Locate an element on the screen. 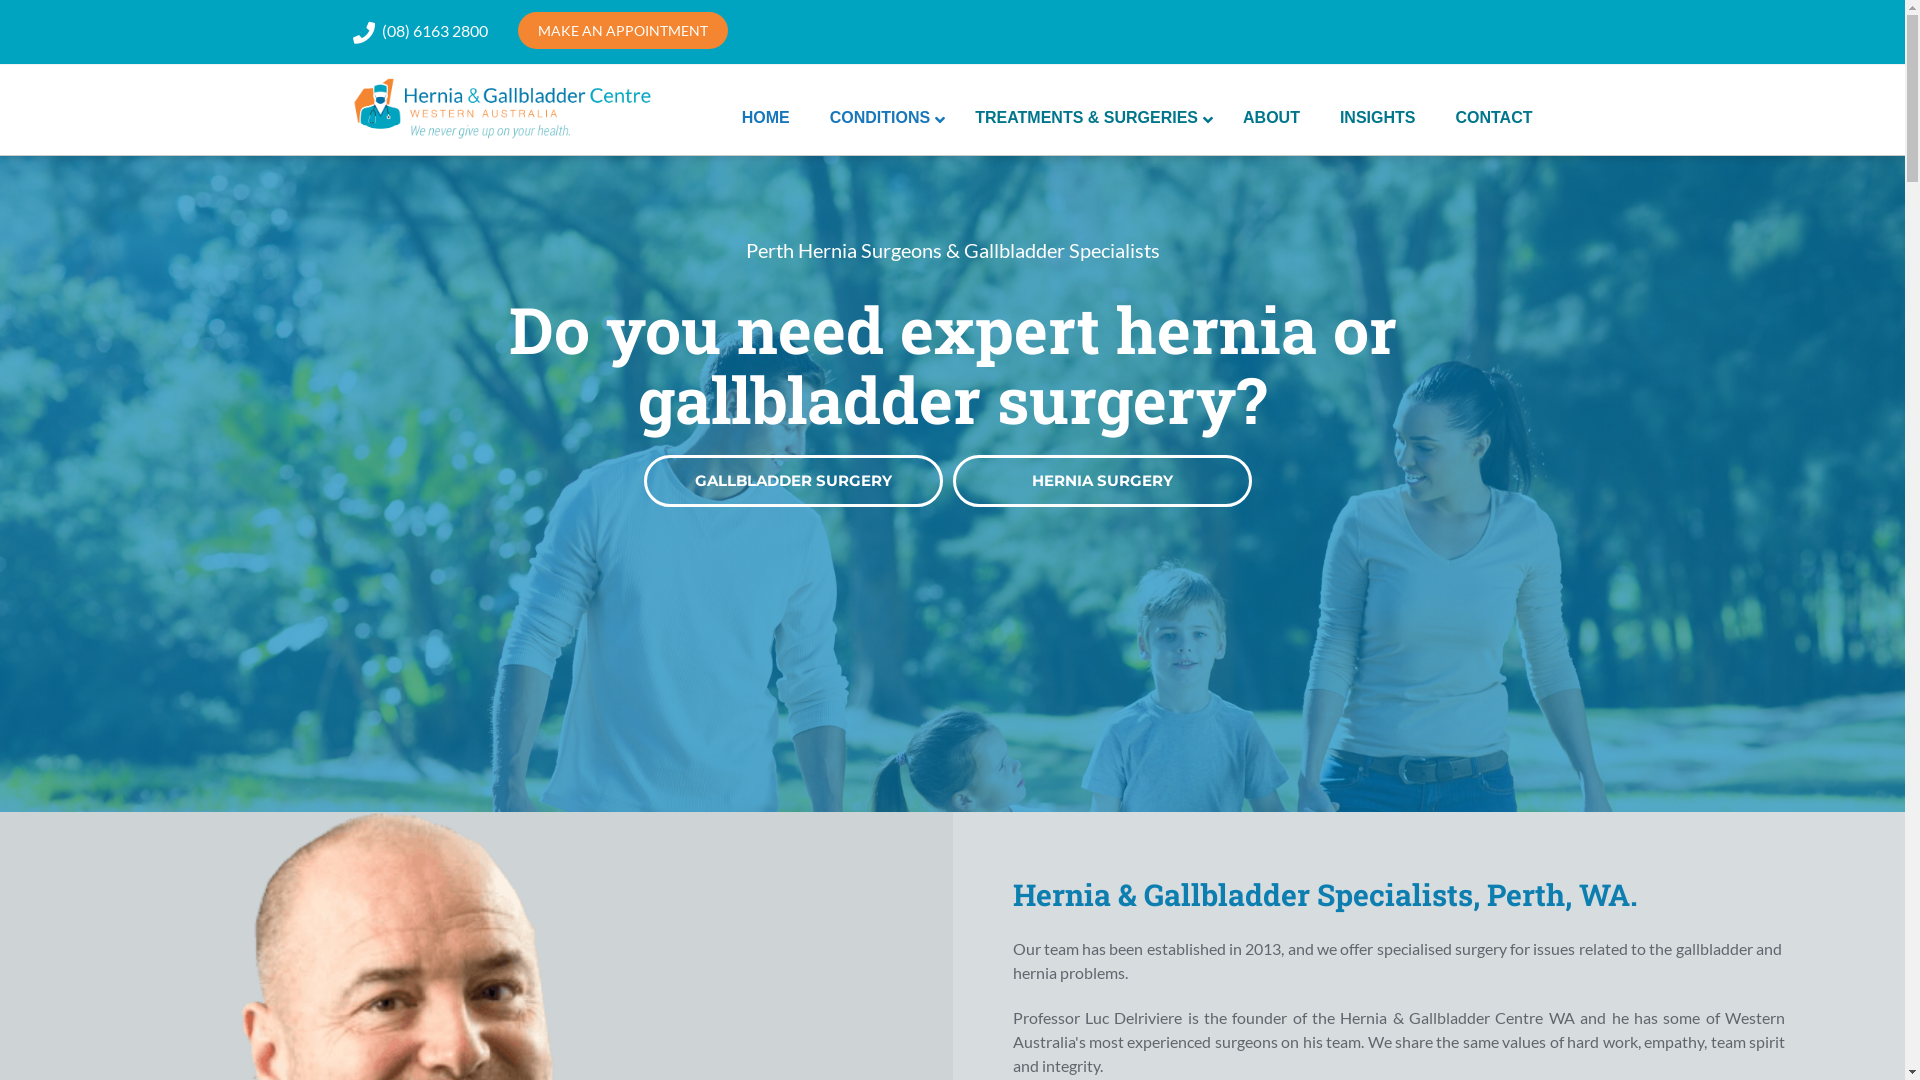  'HERNIA SURGERY' is located at coordinates (1100, 481).